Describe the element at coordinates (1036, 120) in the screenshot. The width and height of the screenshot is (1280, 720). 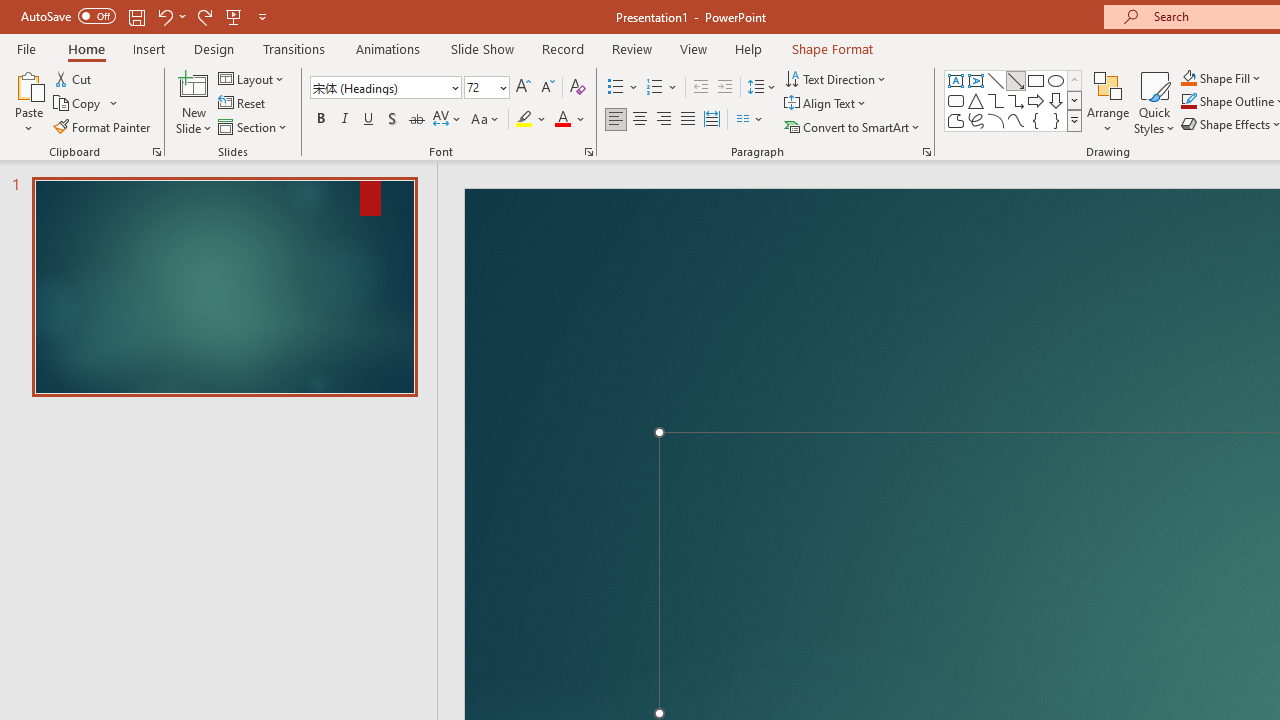
I see `'Left Brace'` at that location.